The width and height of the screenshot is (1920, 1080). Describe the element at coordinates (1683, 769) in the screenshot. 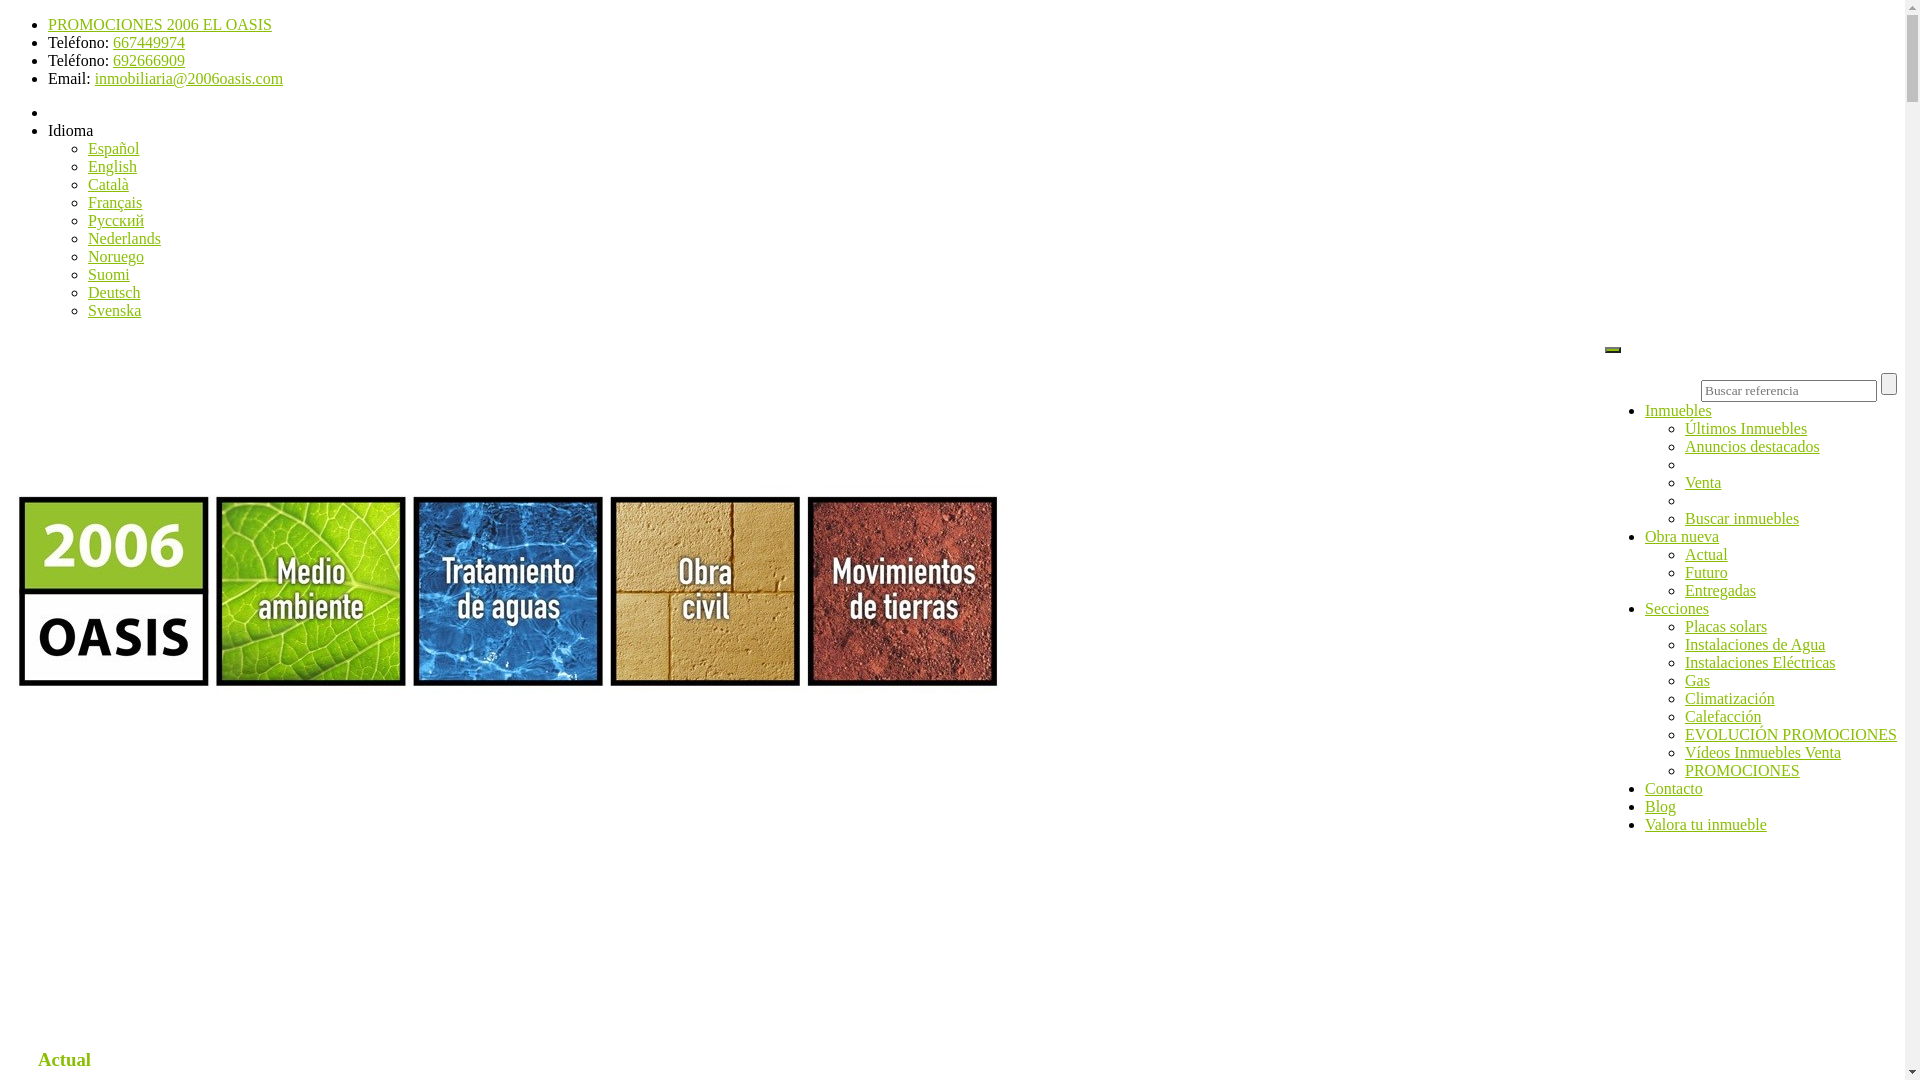

I see `'PROMOCIONES'` at that location.